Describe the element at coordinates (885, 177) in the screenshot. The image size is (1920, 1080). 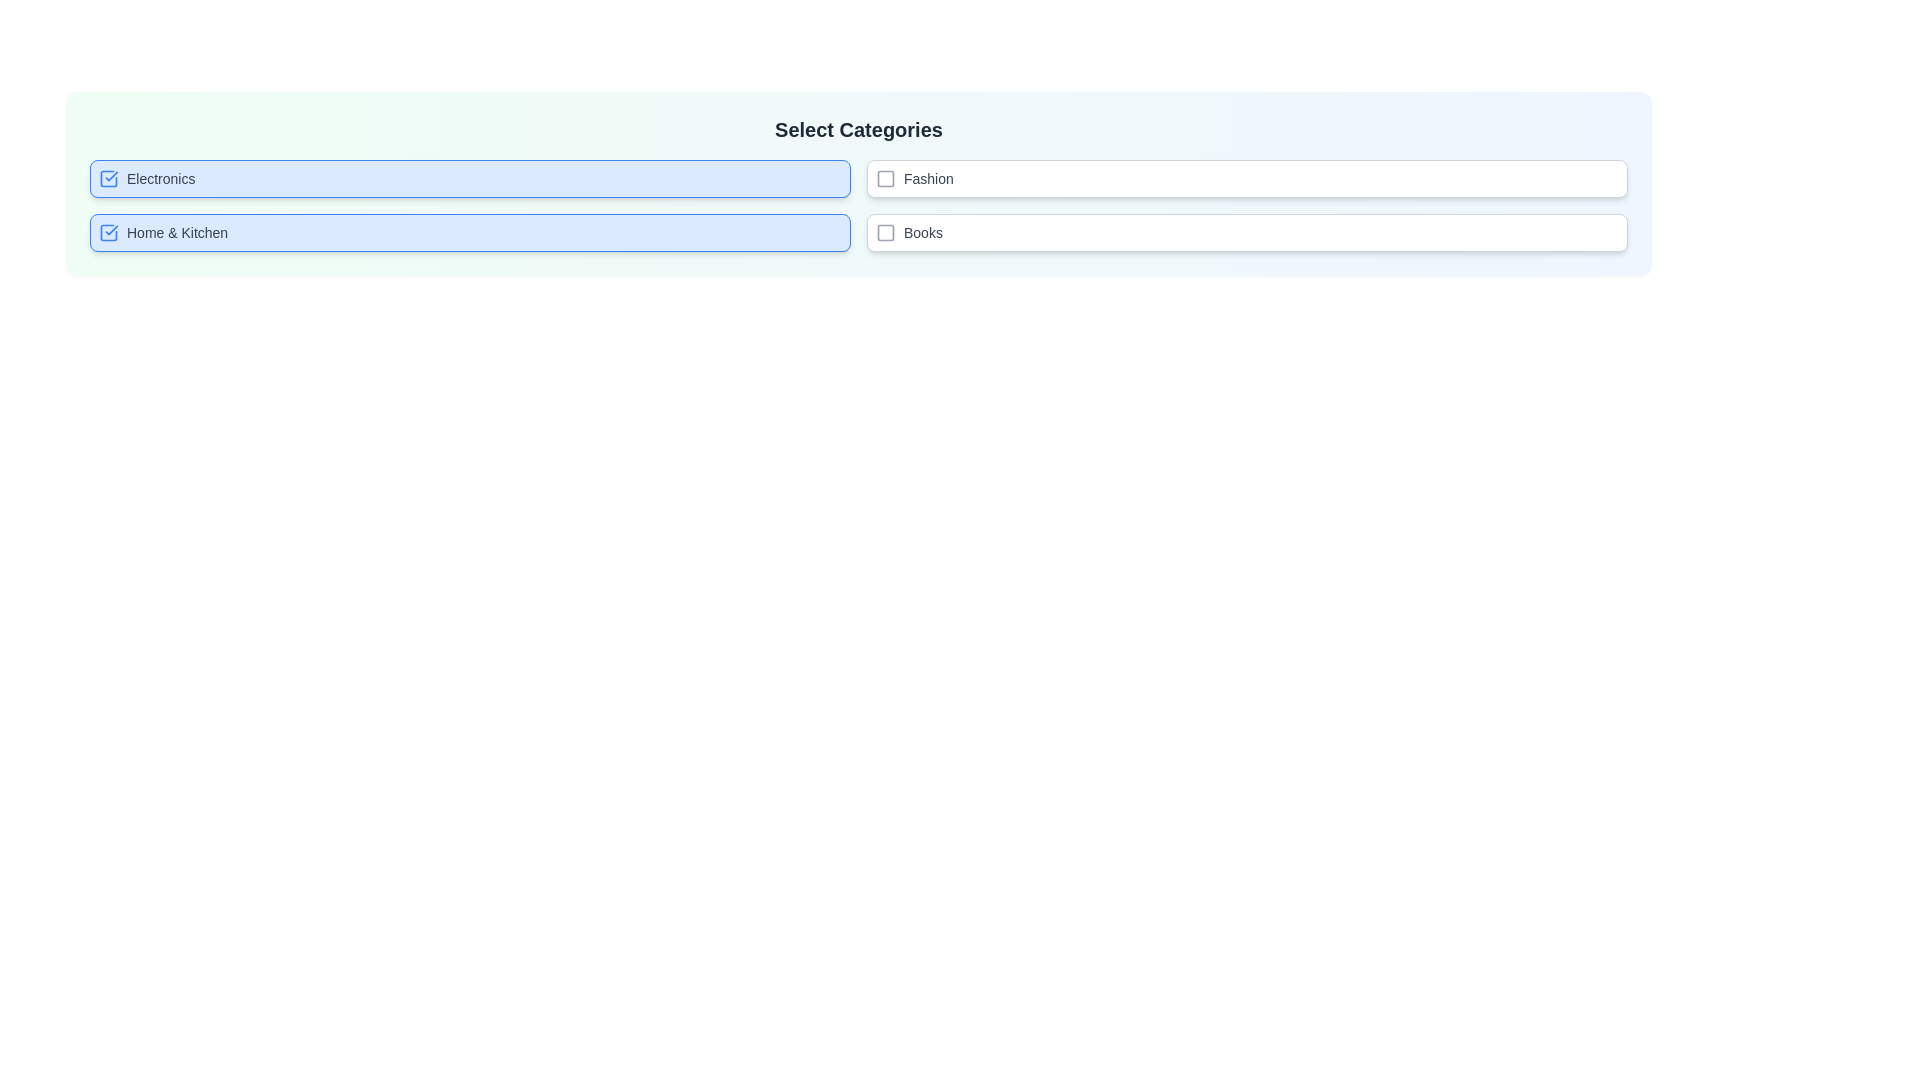
I see `the rounded square gray icon located to the left of the text 'Fashion'` at that location.